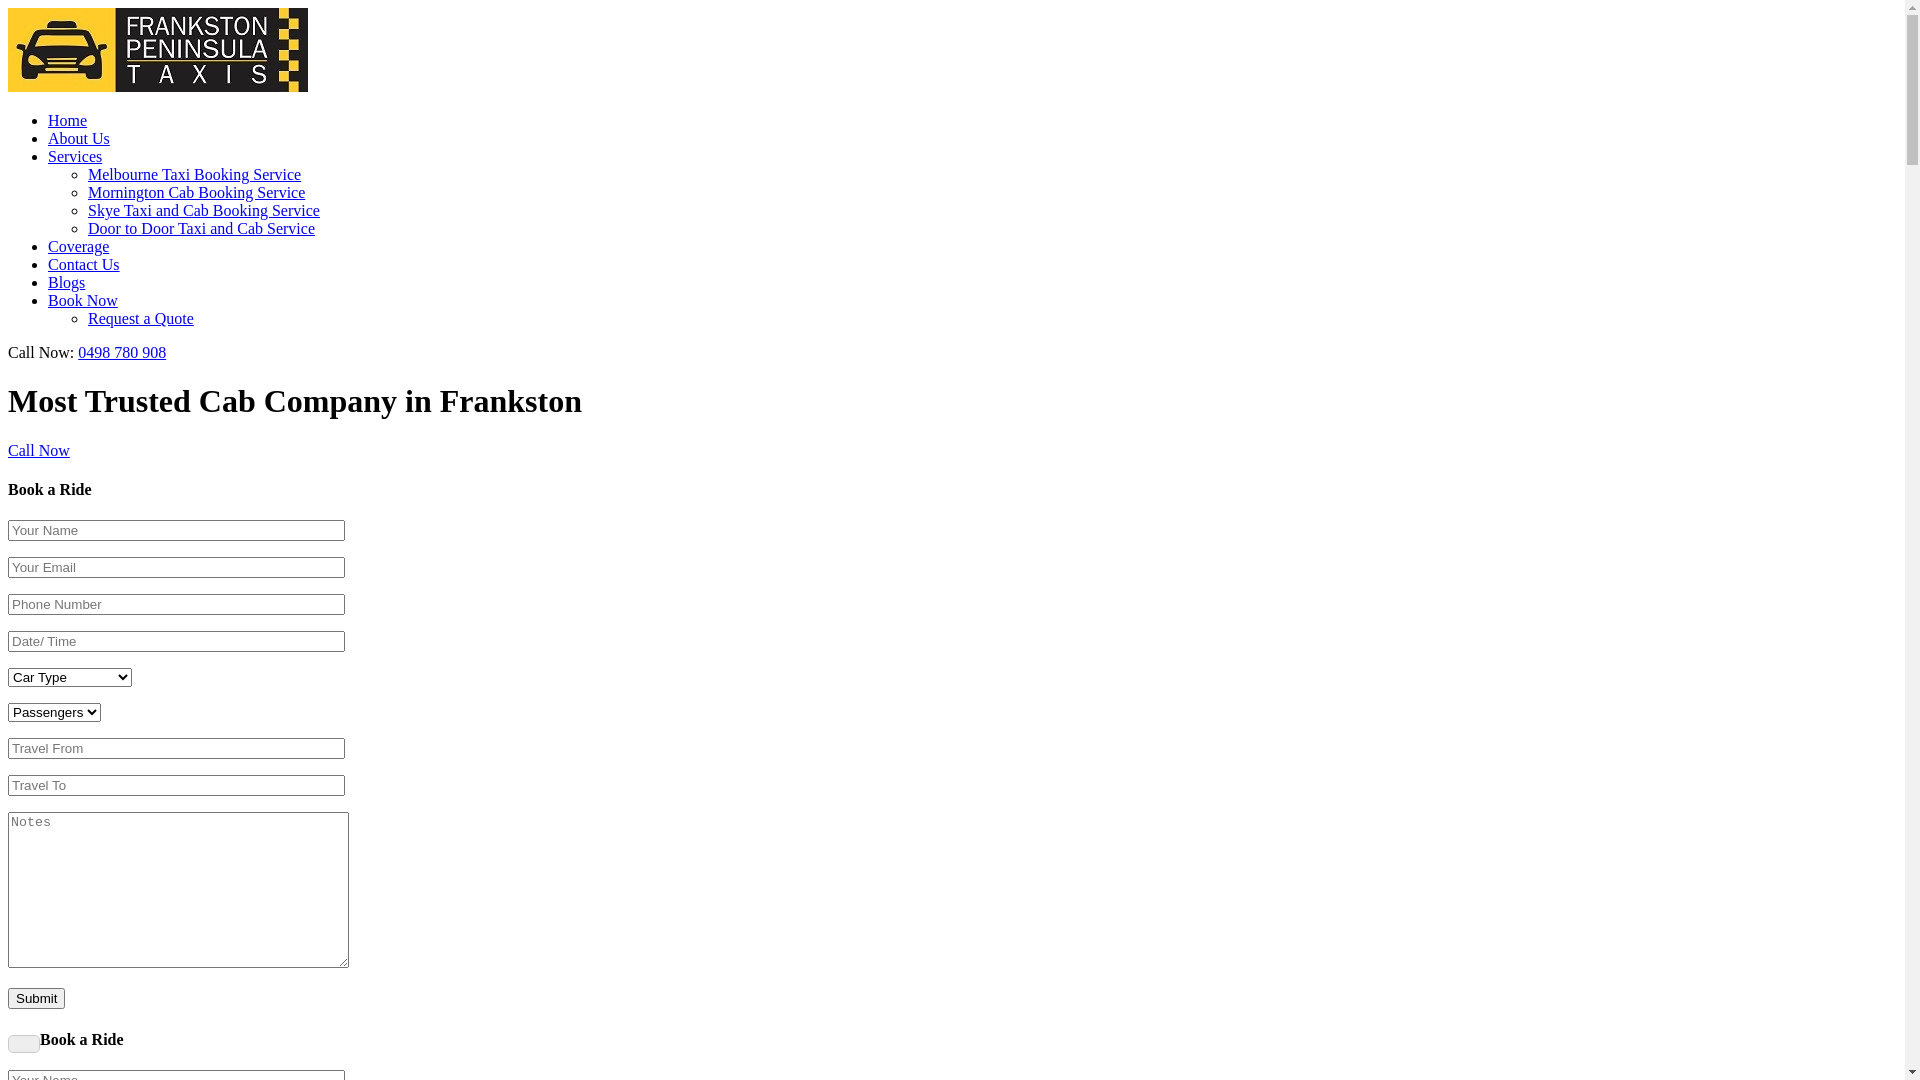 The width and height of the screenshot is (1920, 1080). What do you see at coordinates (86, 192) in the screenshot?
I see `'Mornington Cab Booking Service'` at bounding box center [86, 192].